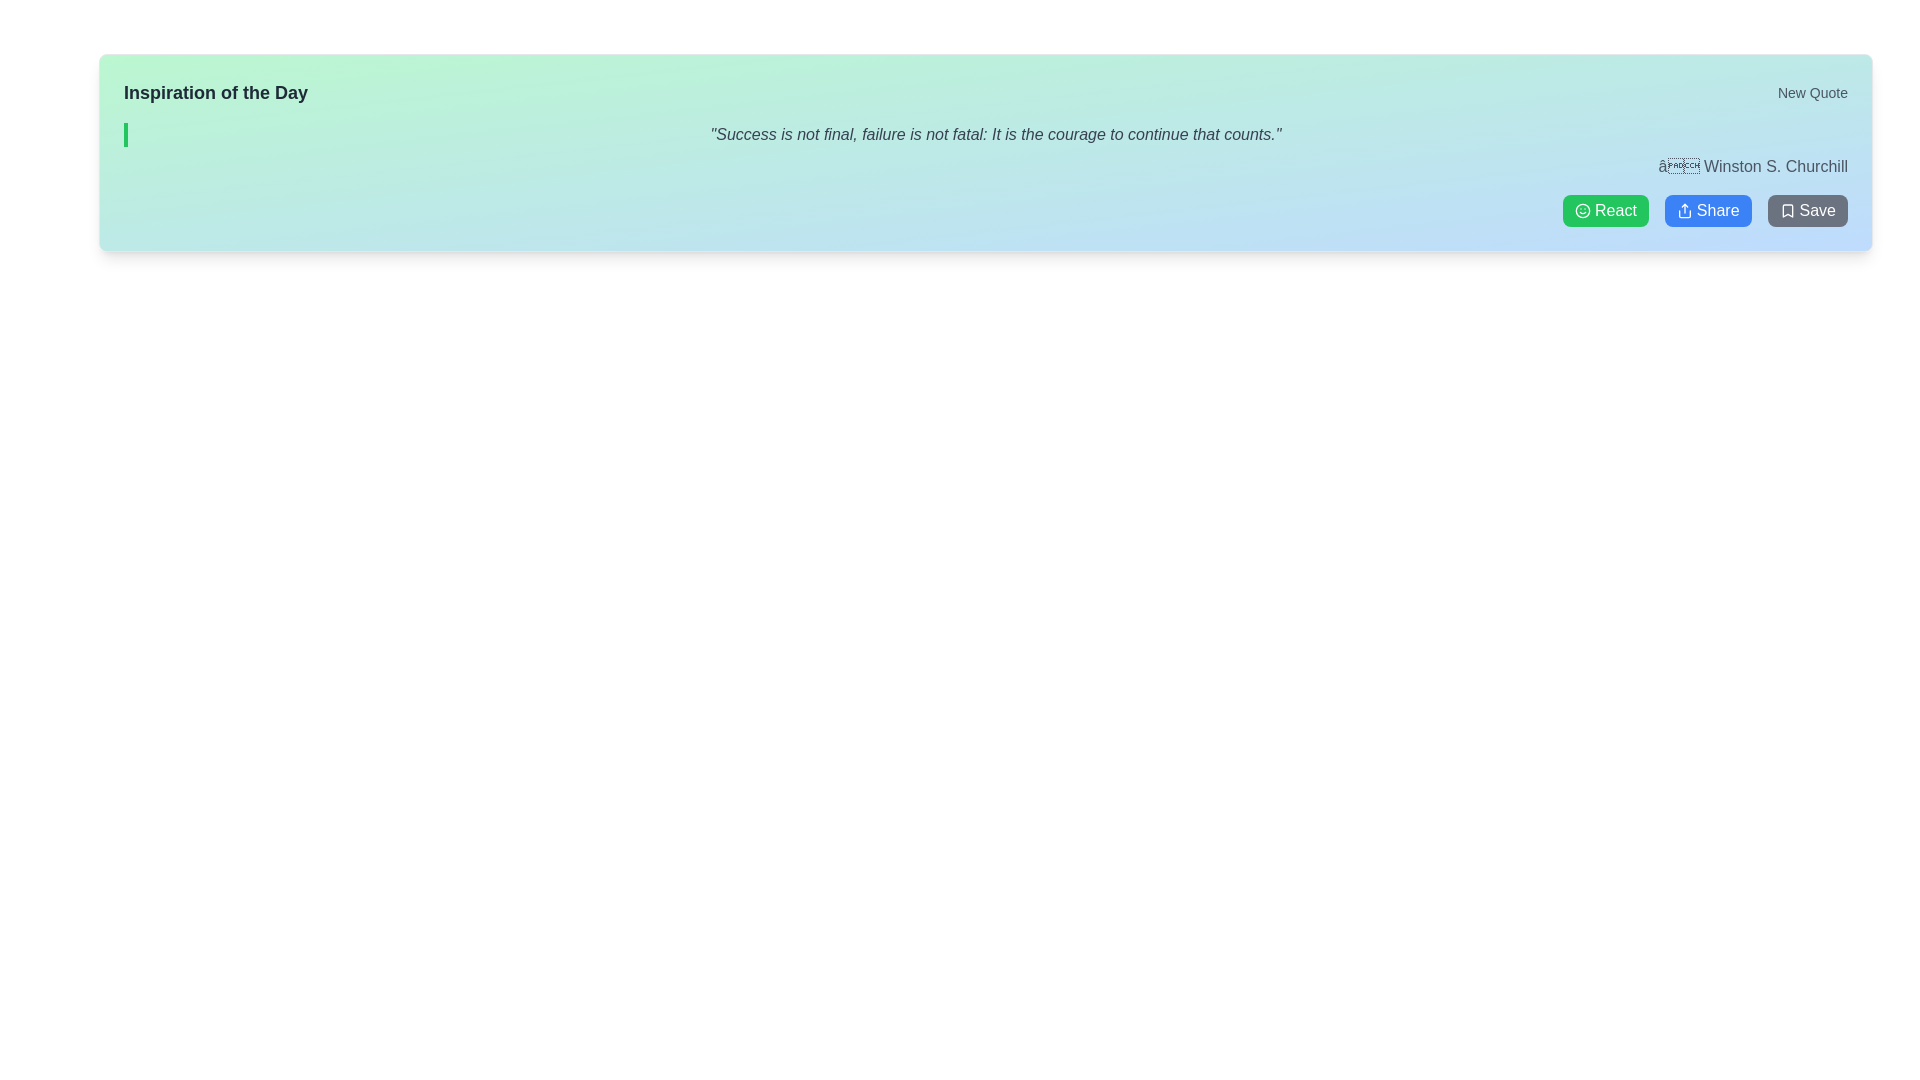  What do you see at coordinates (1615, 211) in the screenshot?
I see `the text label inside the button located on the right side of the header section, which indicates the button's purpose related to the React framework` at bounding box center [1615, 211].